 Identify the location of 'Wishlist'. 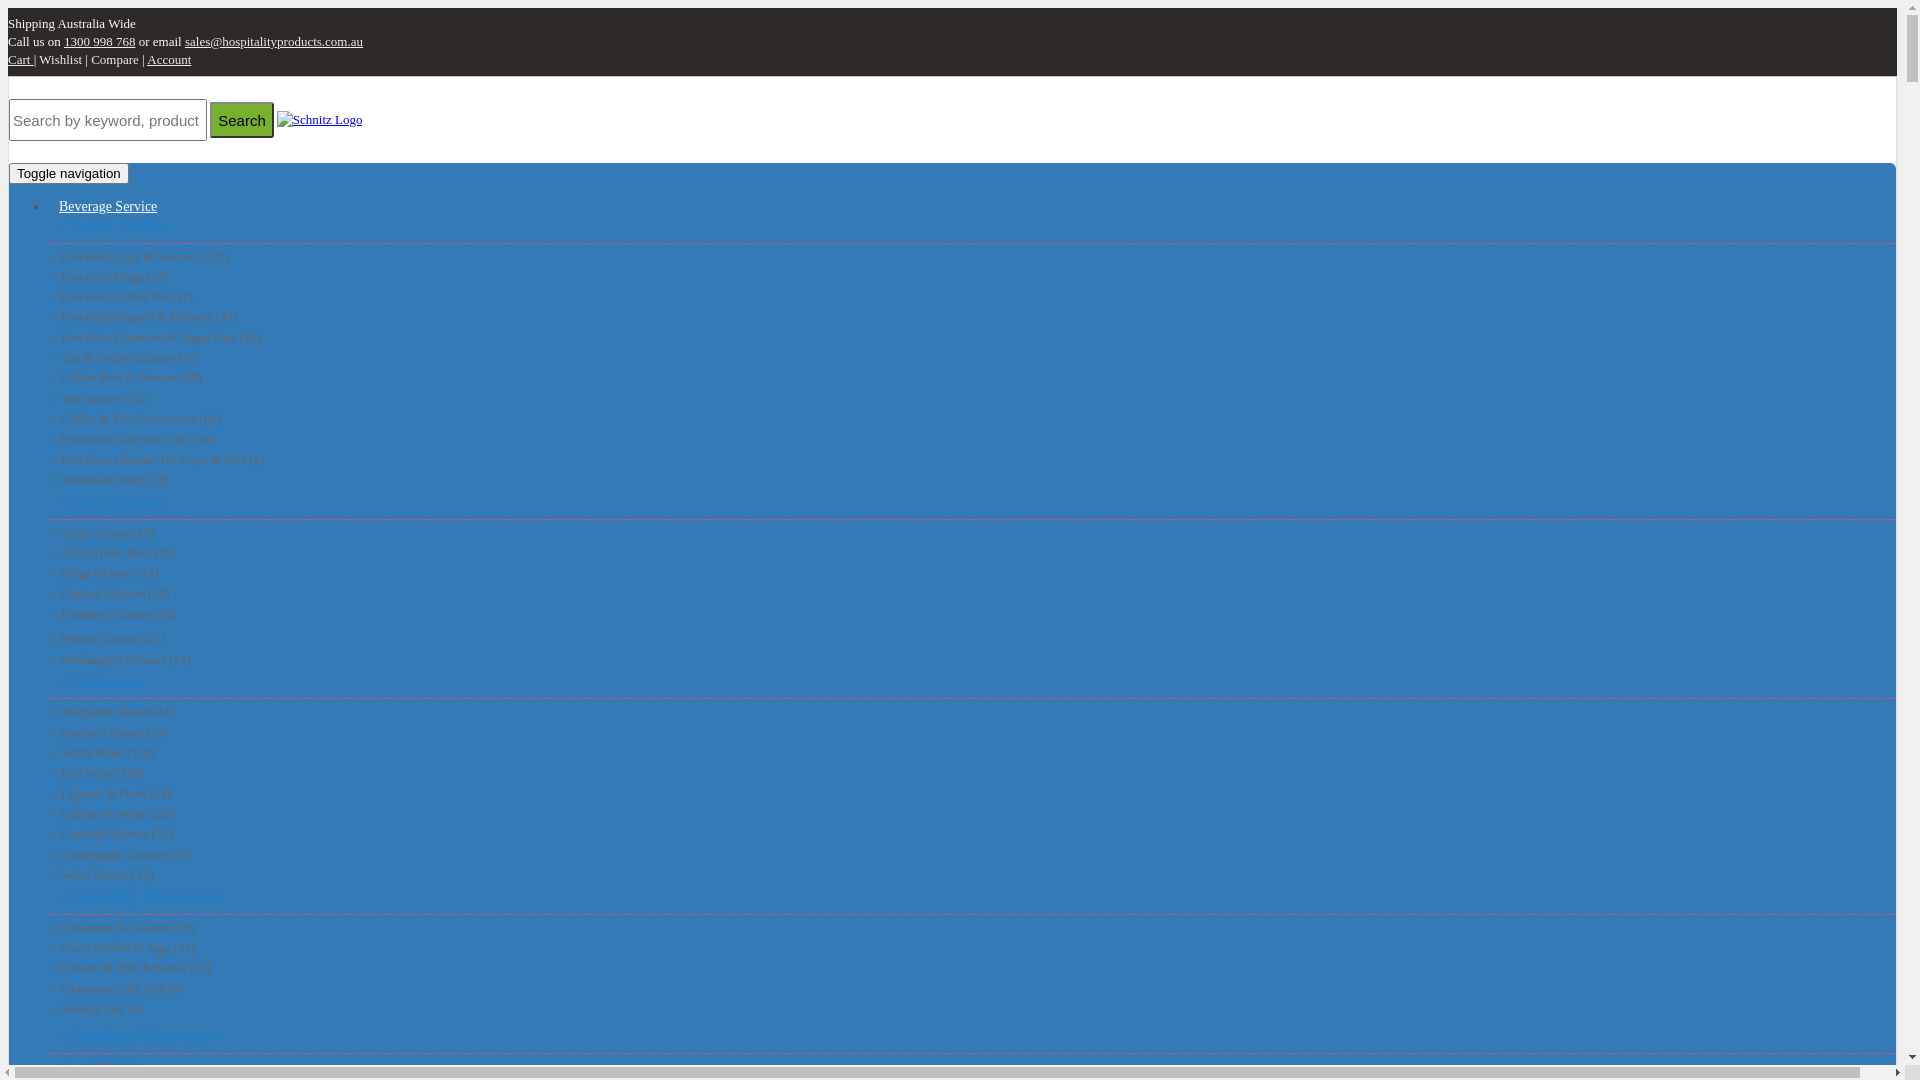
(62, 58).